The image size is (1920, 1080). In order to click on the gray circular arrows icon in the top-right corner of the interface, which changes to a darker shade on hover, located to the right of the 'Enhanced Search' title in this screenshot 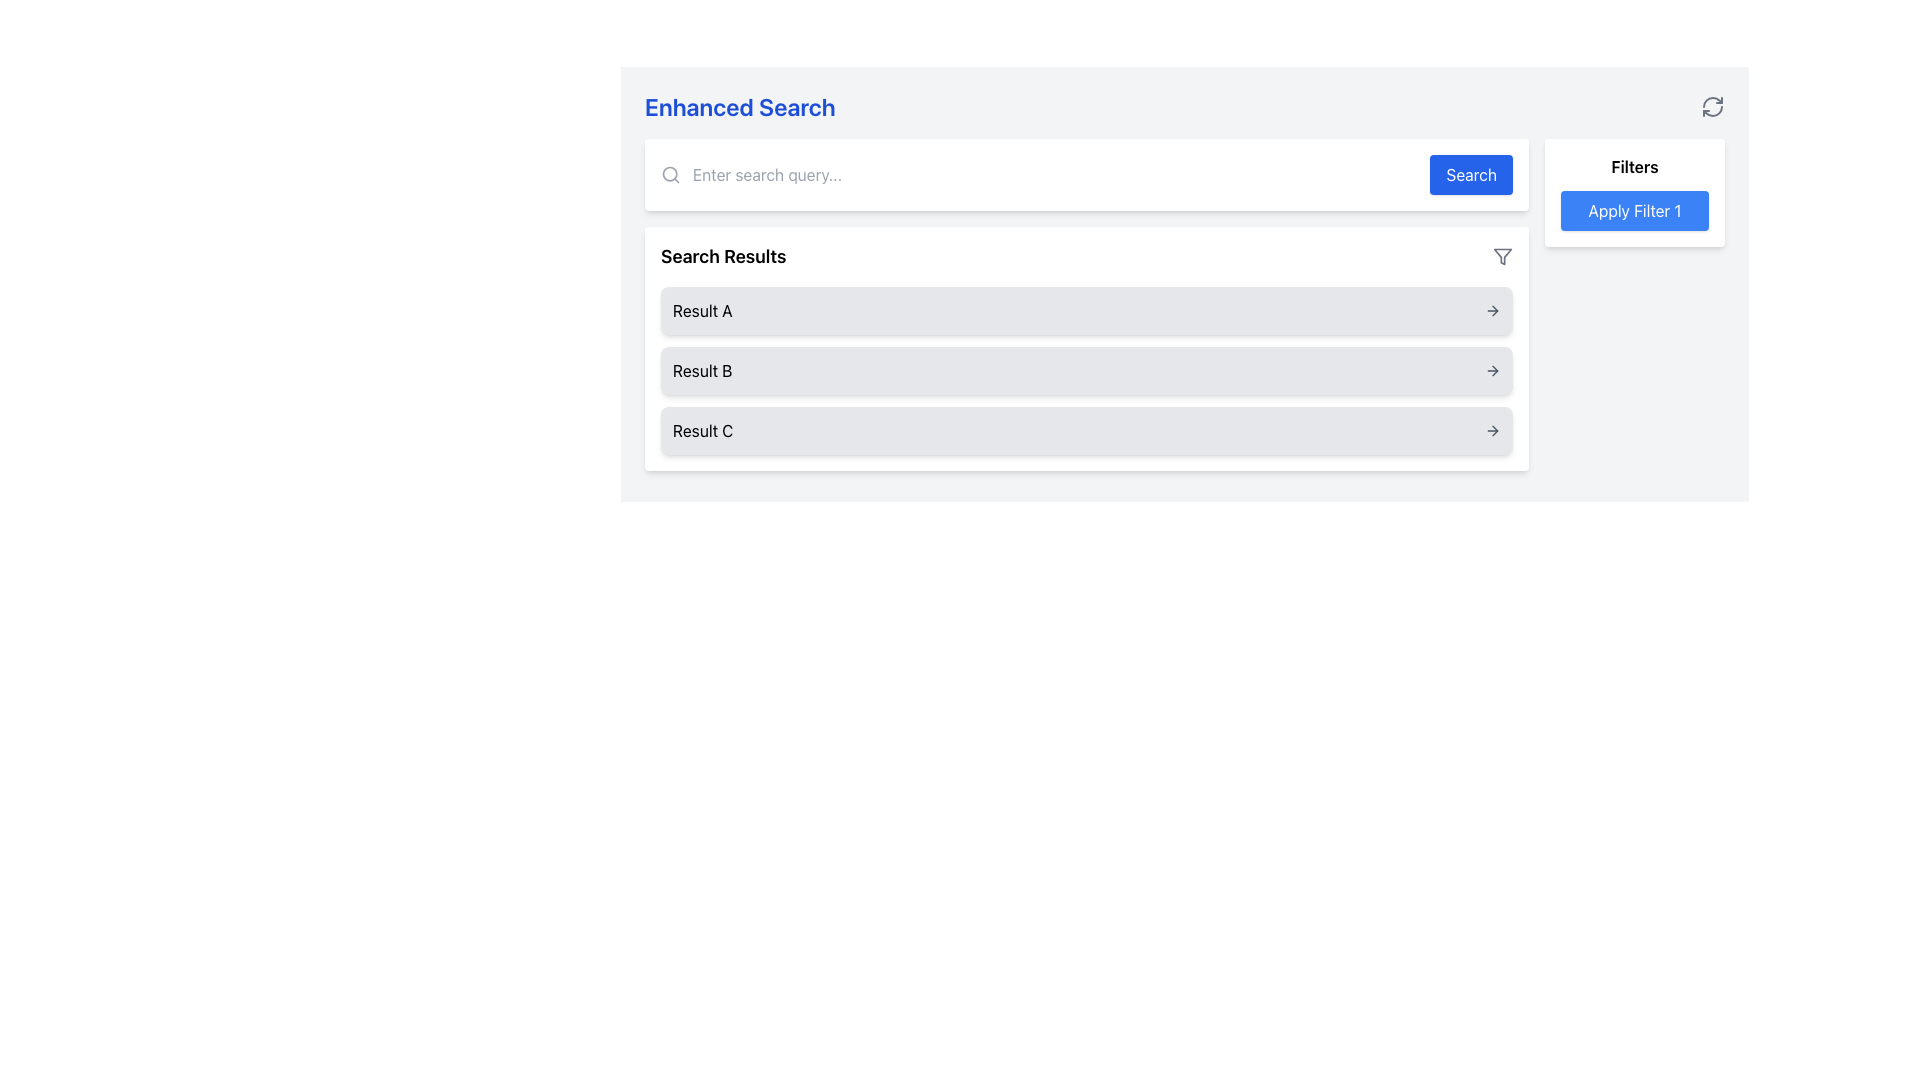, I will do `click(1712, 107)`.